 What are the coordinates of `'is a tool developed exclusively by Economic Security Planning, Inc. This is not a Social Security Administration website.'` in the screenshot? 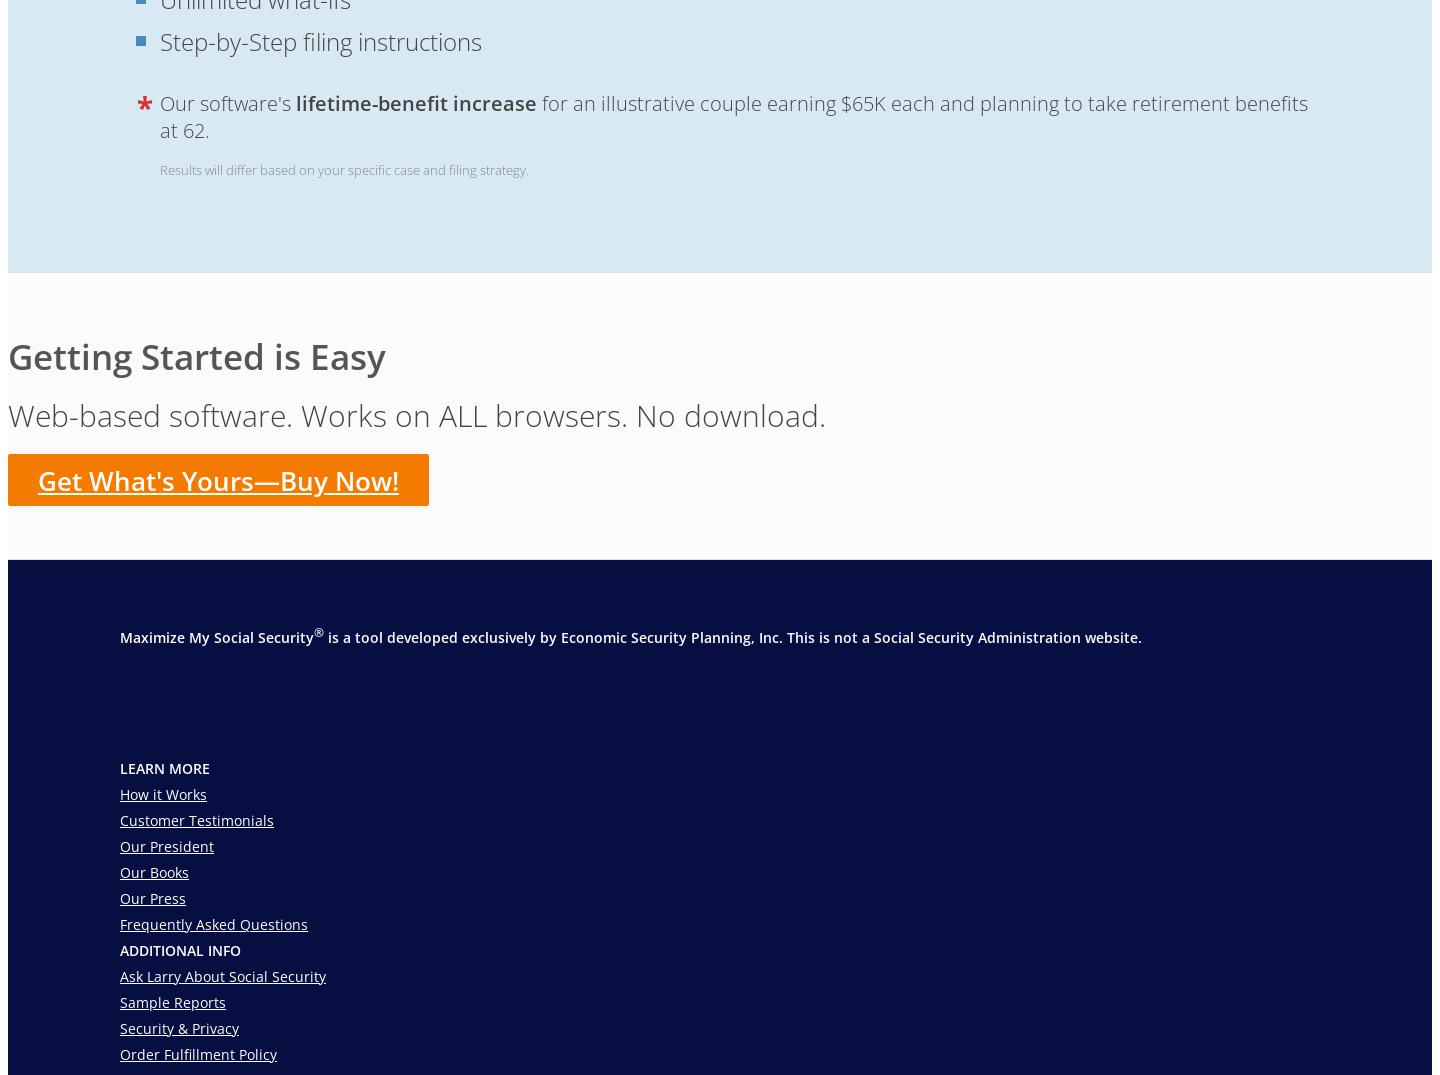 It's located at (731, 637).